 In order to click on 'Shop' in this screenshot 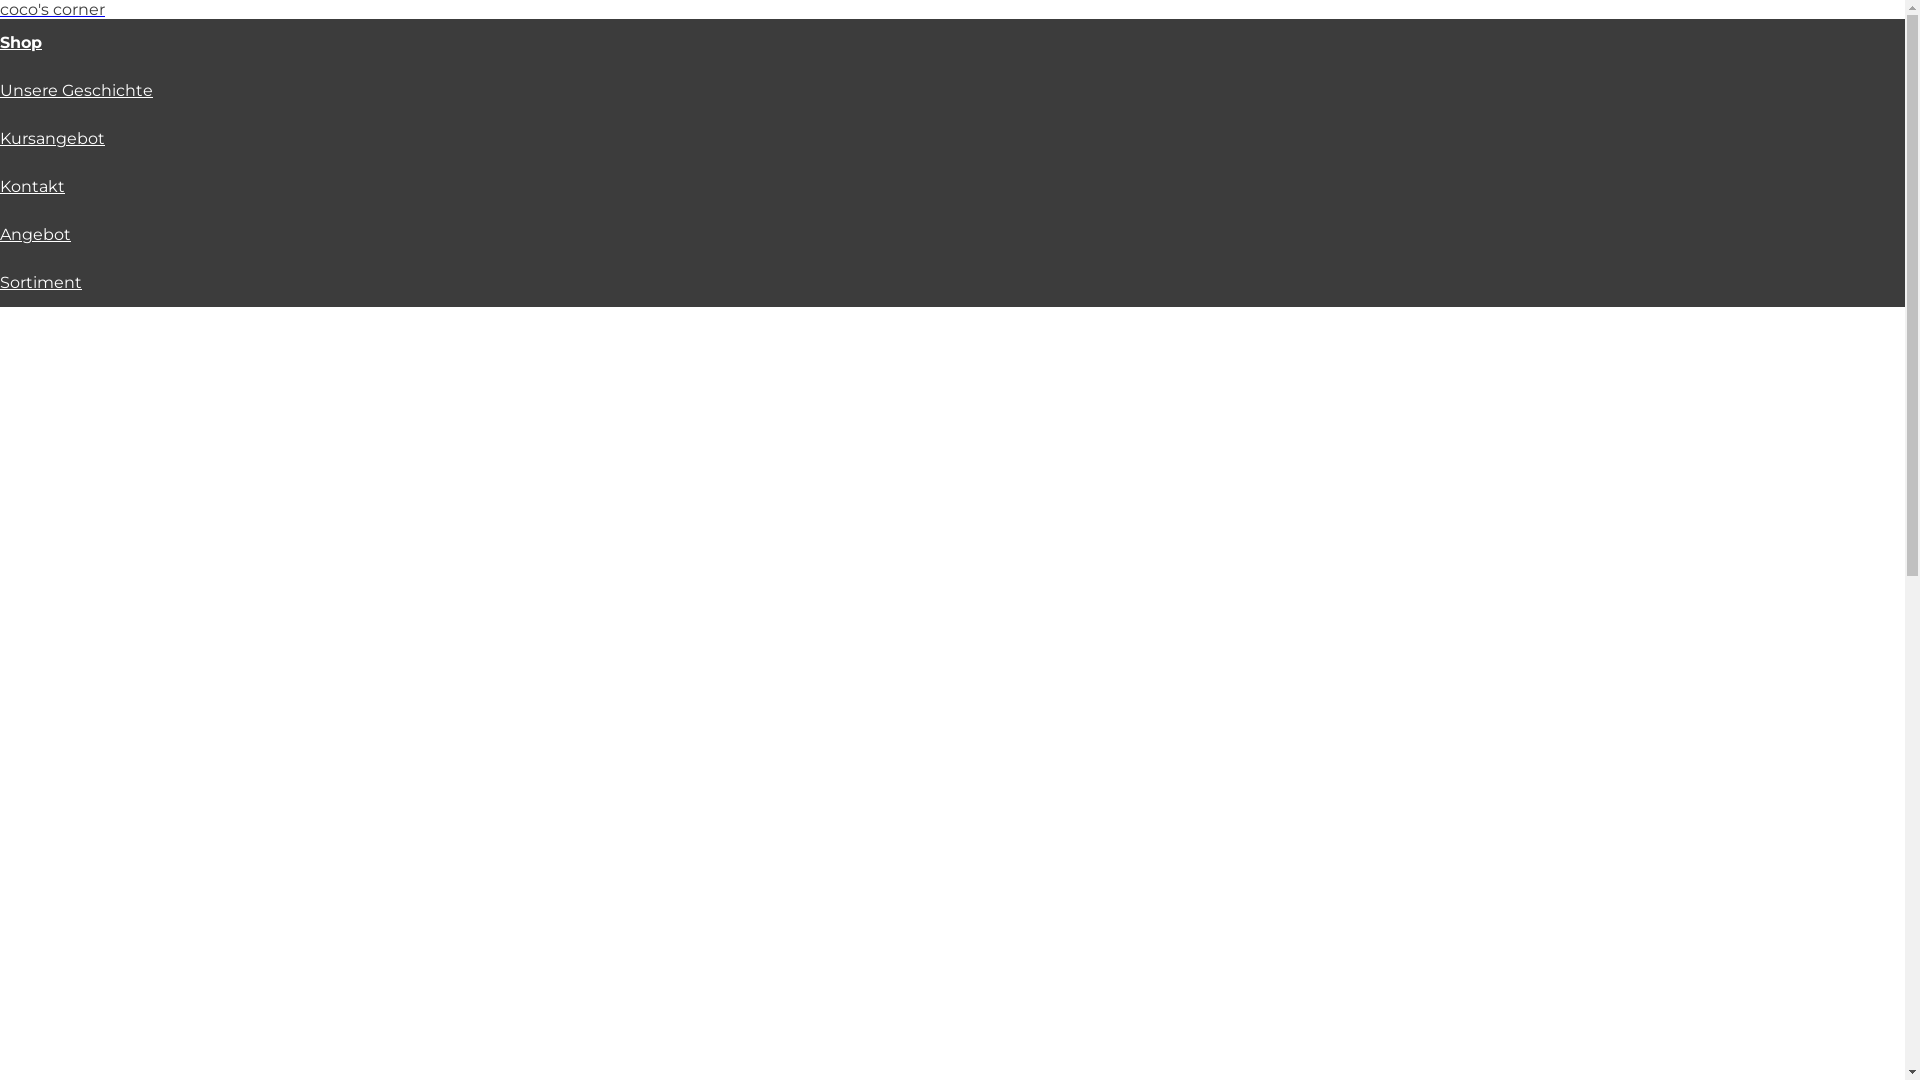, I will do `click(20, 42)`.